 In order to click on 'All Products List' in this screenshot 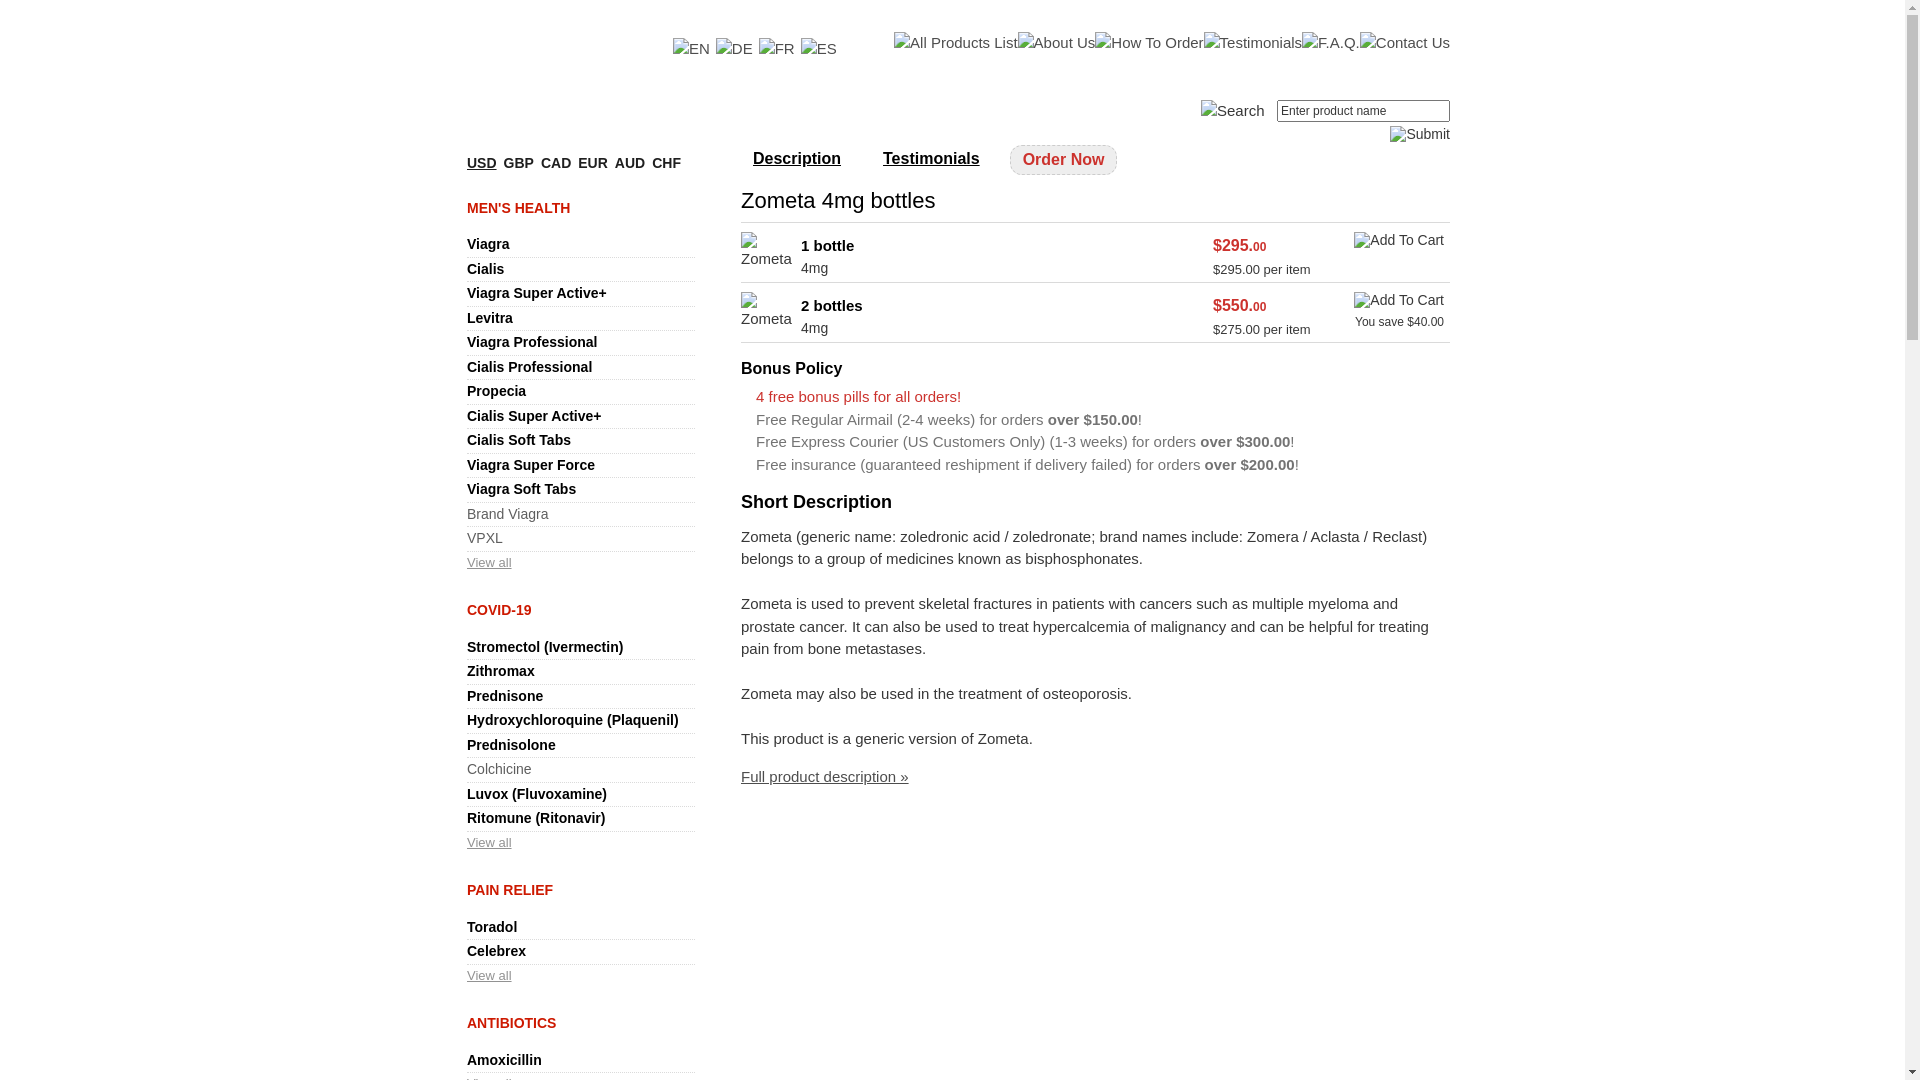, I will do `click(954, 43)`.